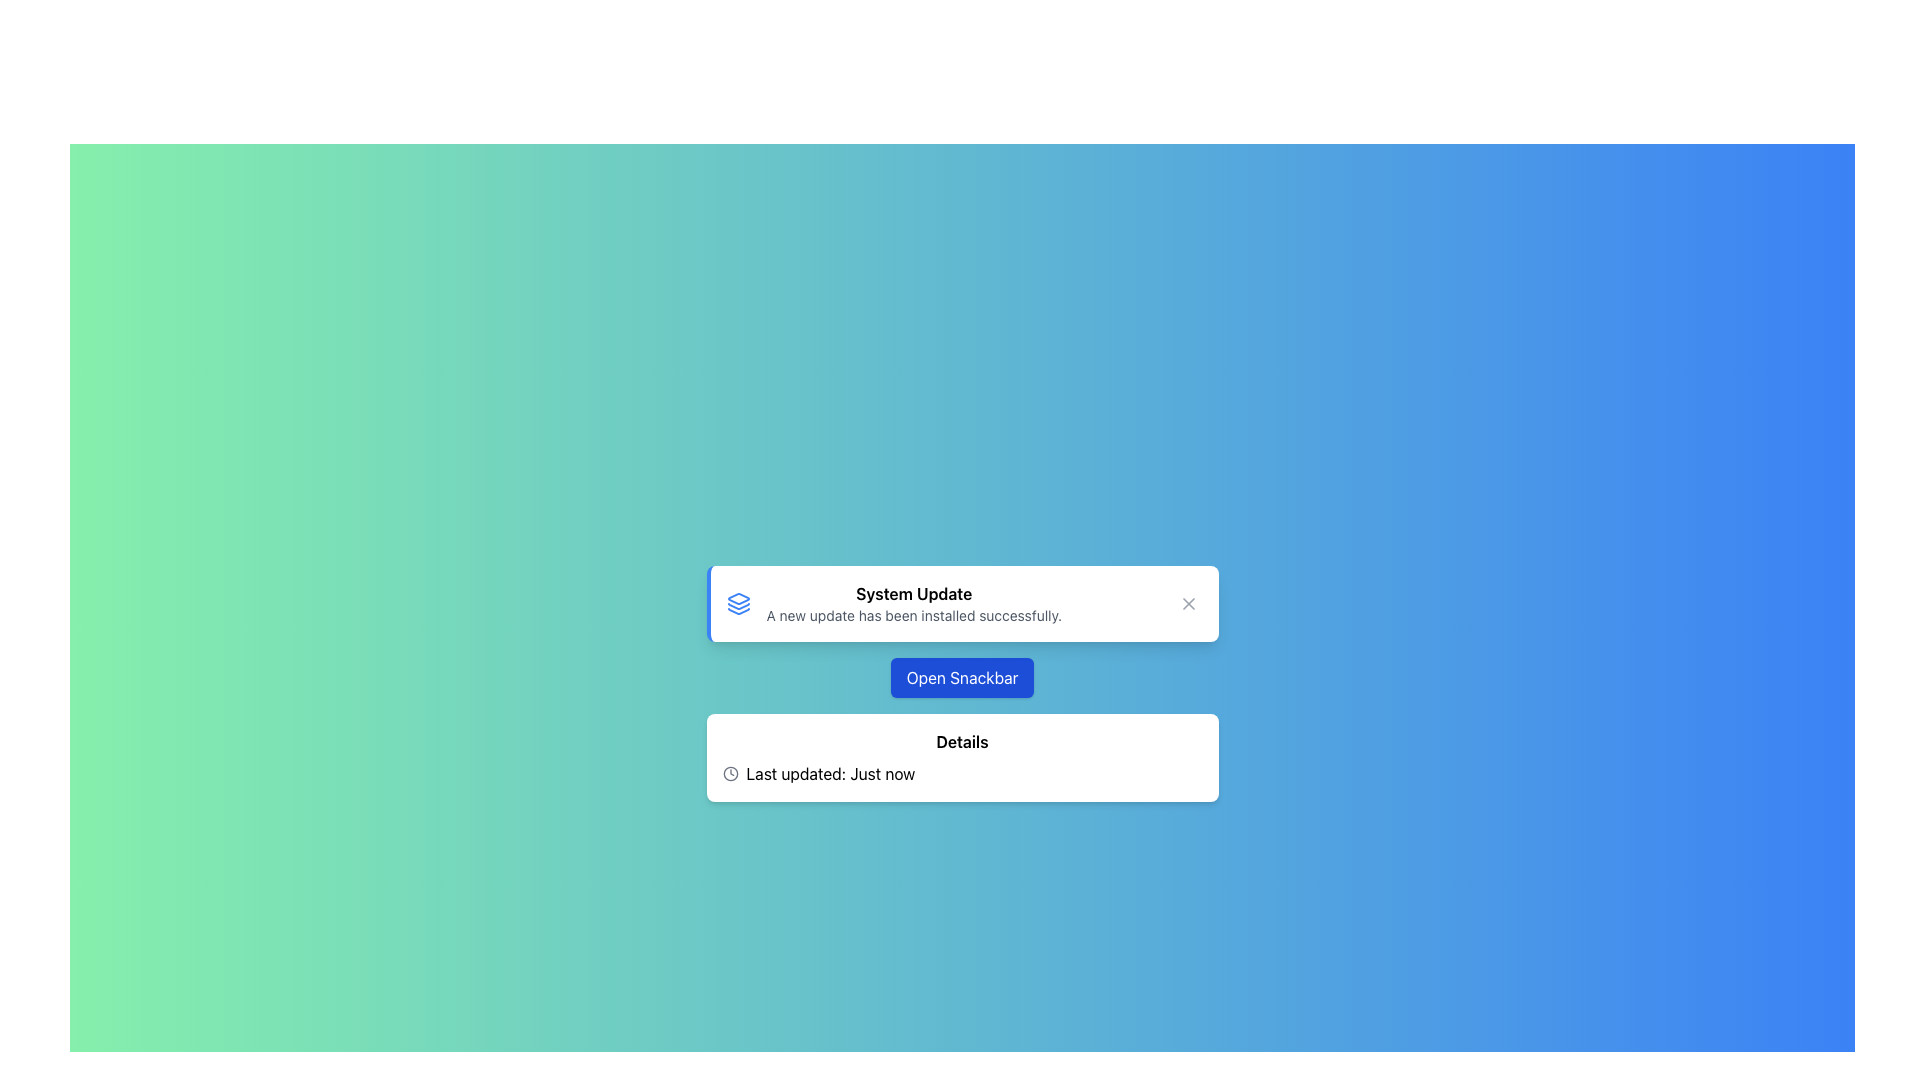 This screenshot has width=1920, height=1080. Describe the element at coordinates (962, 677) in the screenshot. I see `the 'Open Snackbar' button, which has a bright blue background and white text, located centrally below the 'System Update' message box and above the 'Details' box` at that location.